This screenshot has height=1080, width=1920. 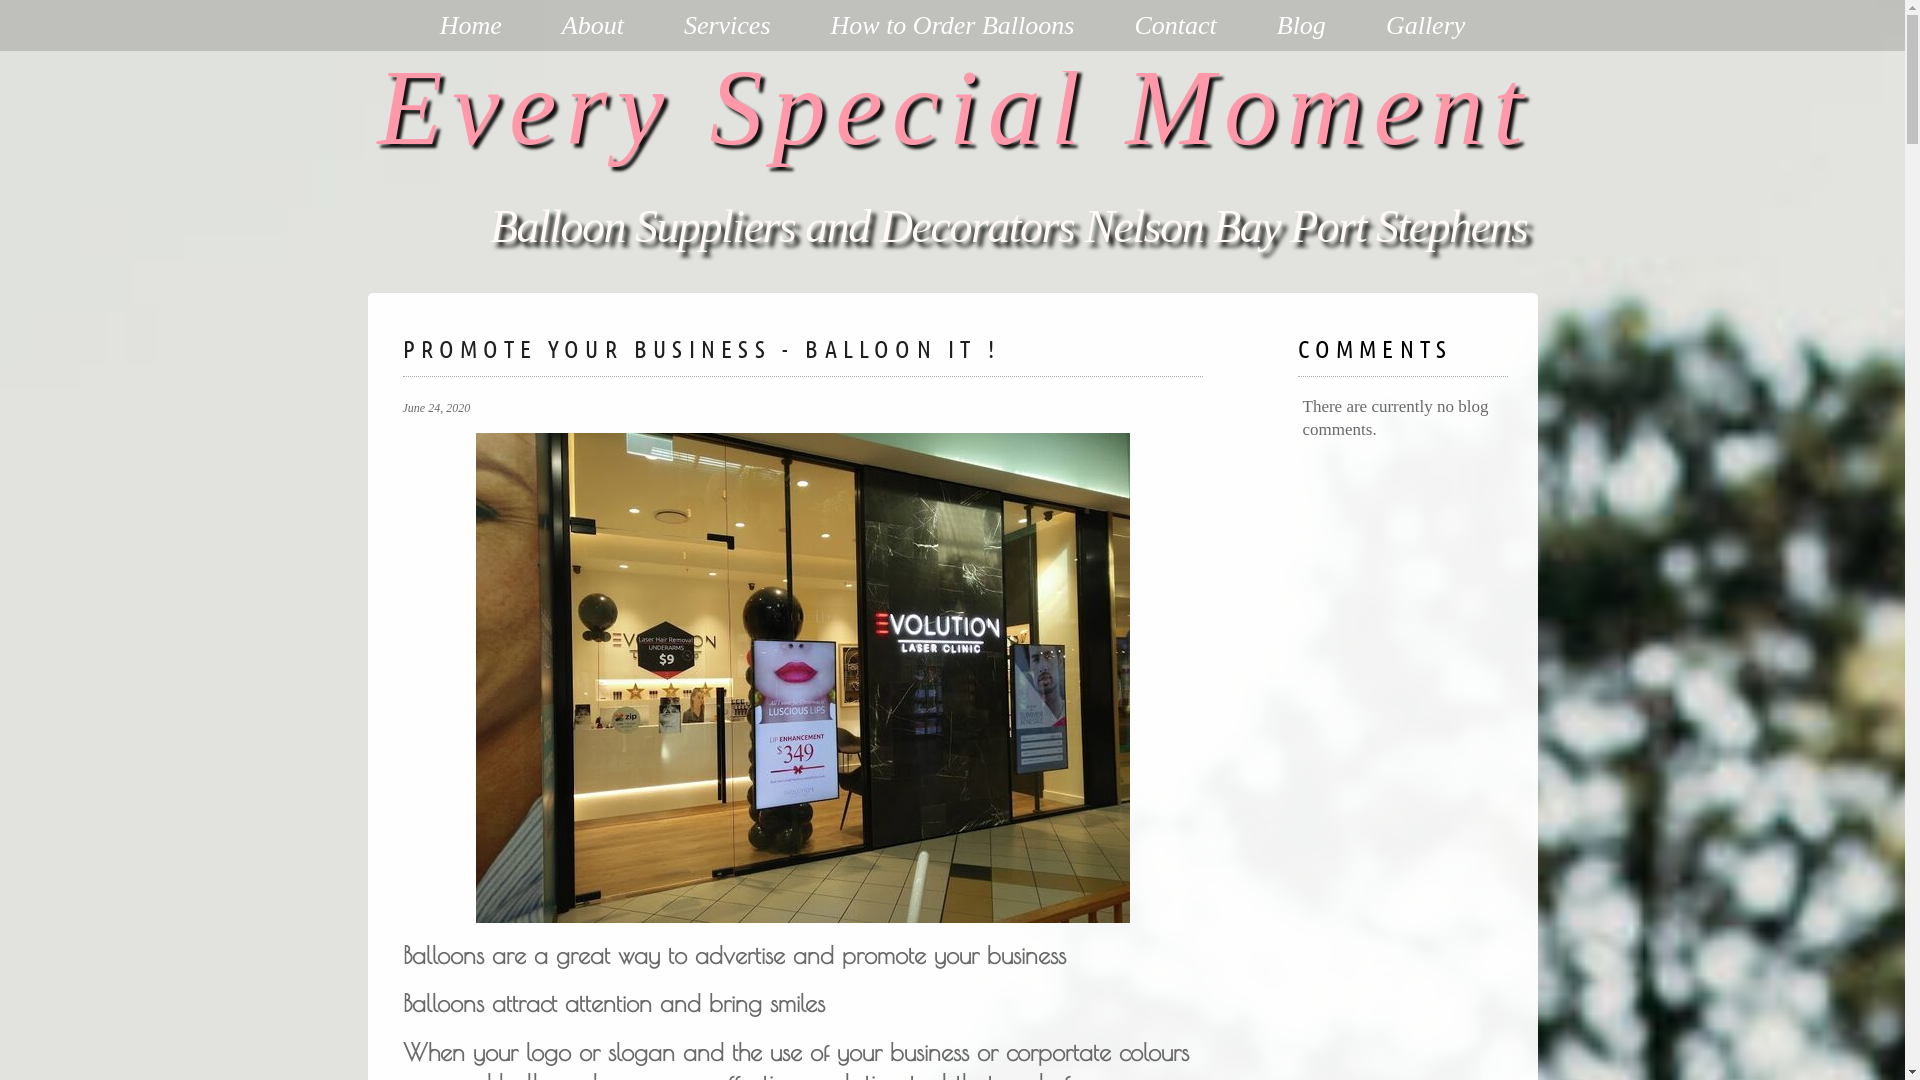 What do you see at coordinates (469, 25) in the screenshot?
I see `'Home'` at bounding box center [469, 25].